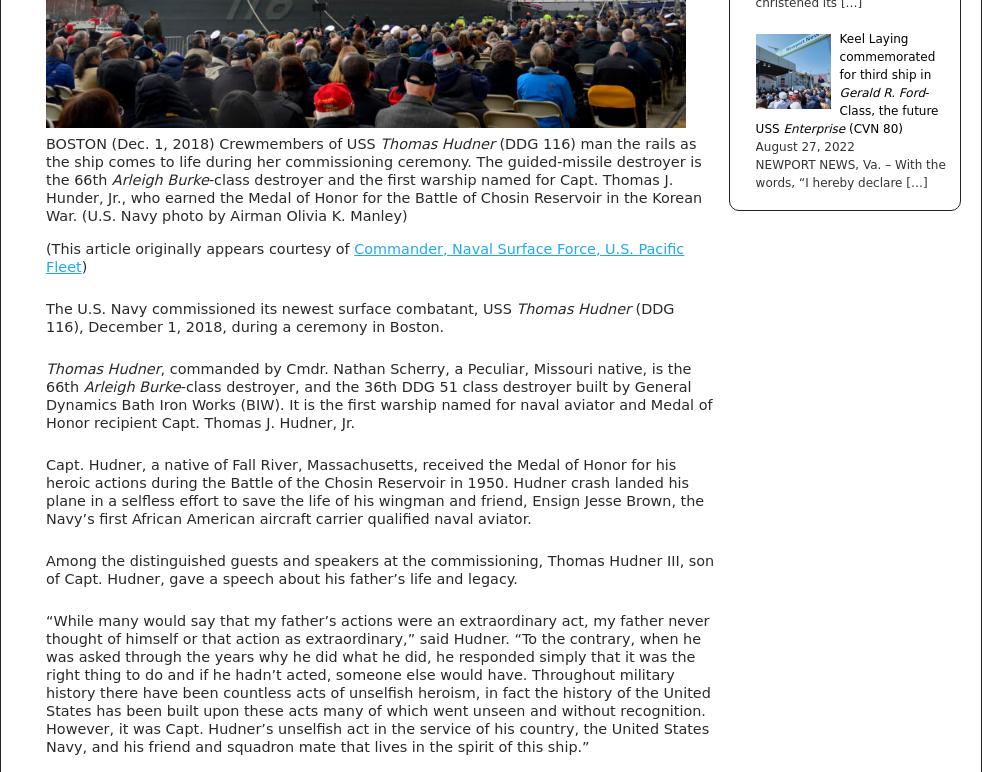  I want to click on ', commanded by Cmdr. Nathan Scherry, a Peculiar, Missouri native, is the 66th', so click(44, 375).